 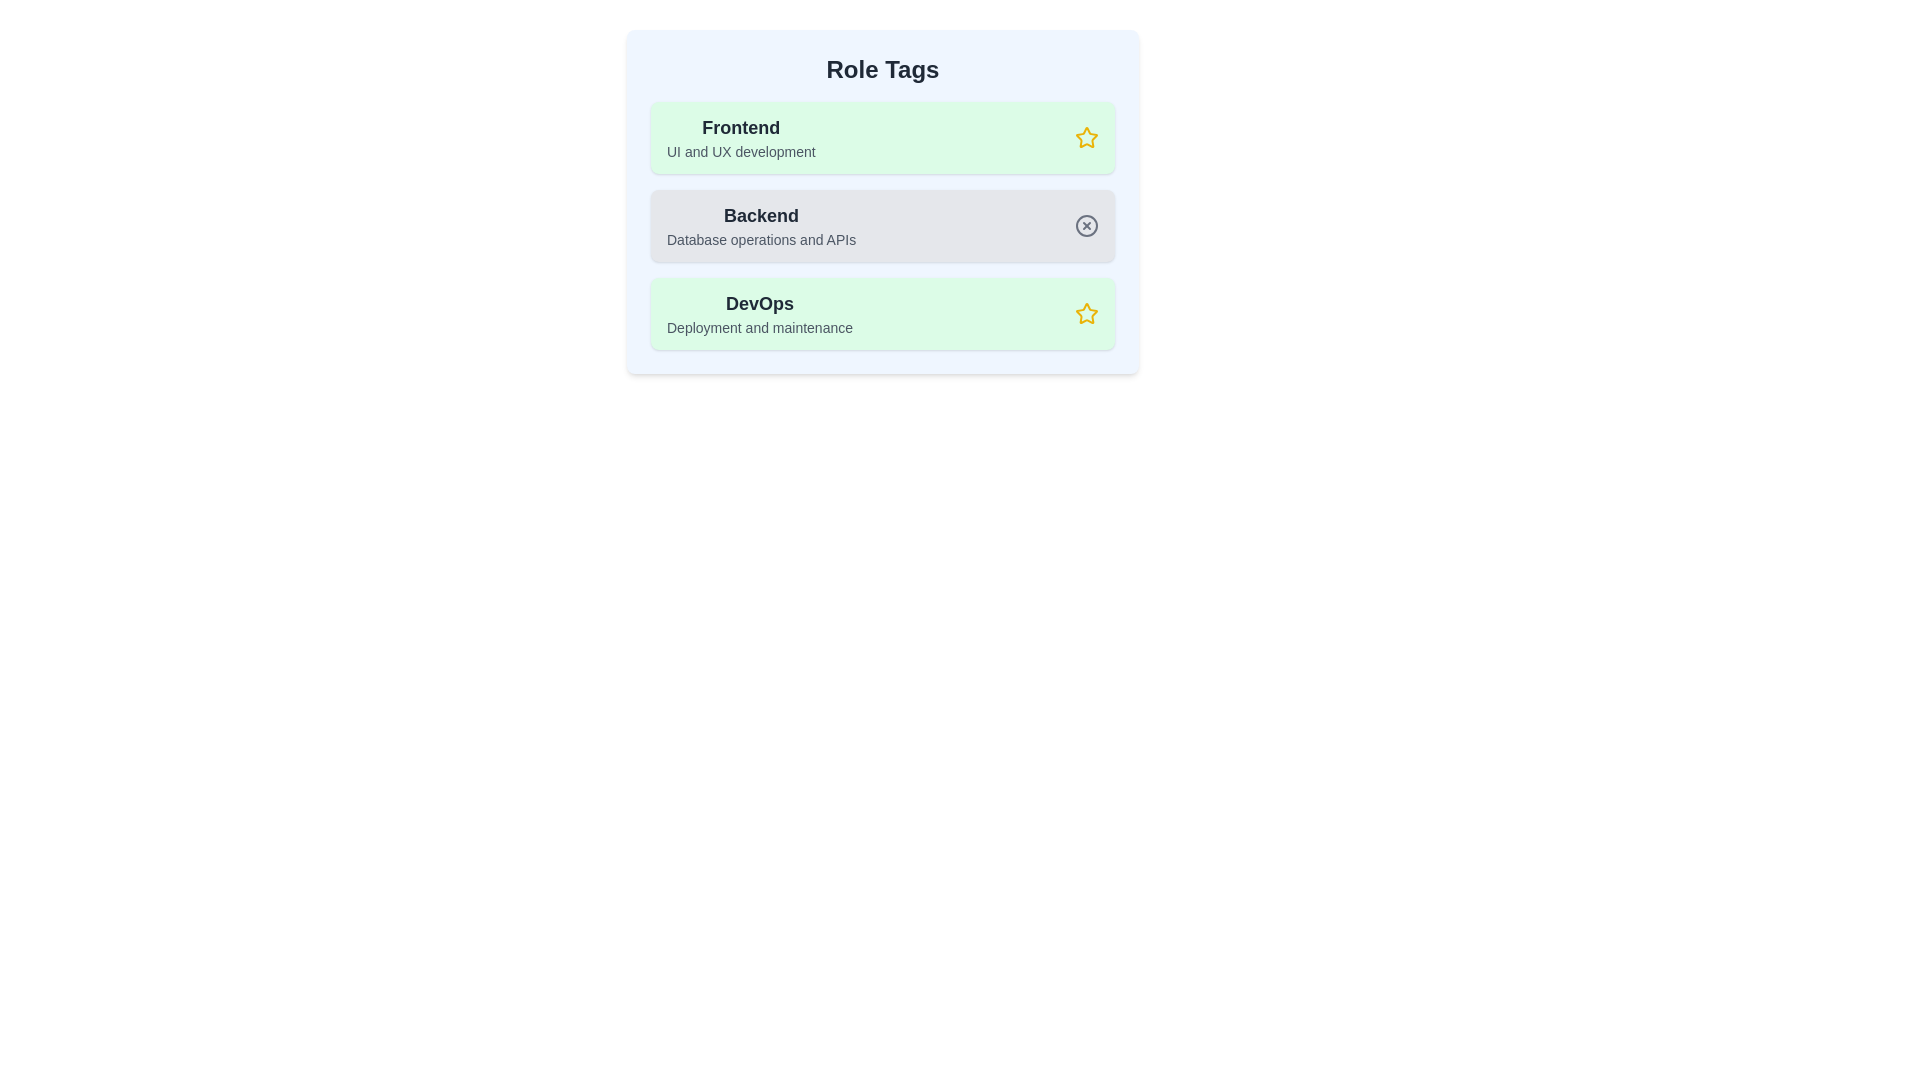 What do you see at coordinates (882, 137) in the screenshot?
I see `the tag labeled 'Frontend' to trigger its animation effect` at bounding box center [882, 137].